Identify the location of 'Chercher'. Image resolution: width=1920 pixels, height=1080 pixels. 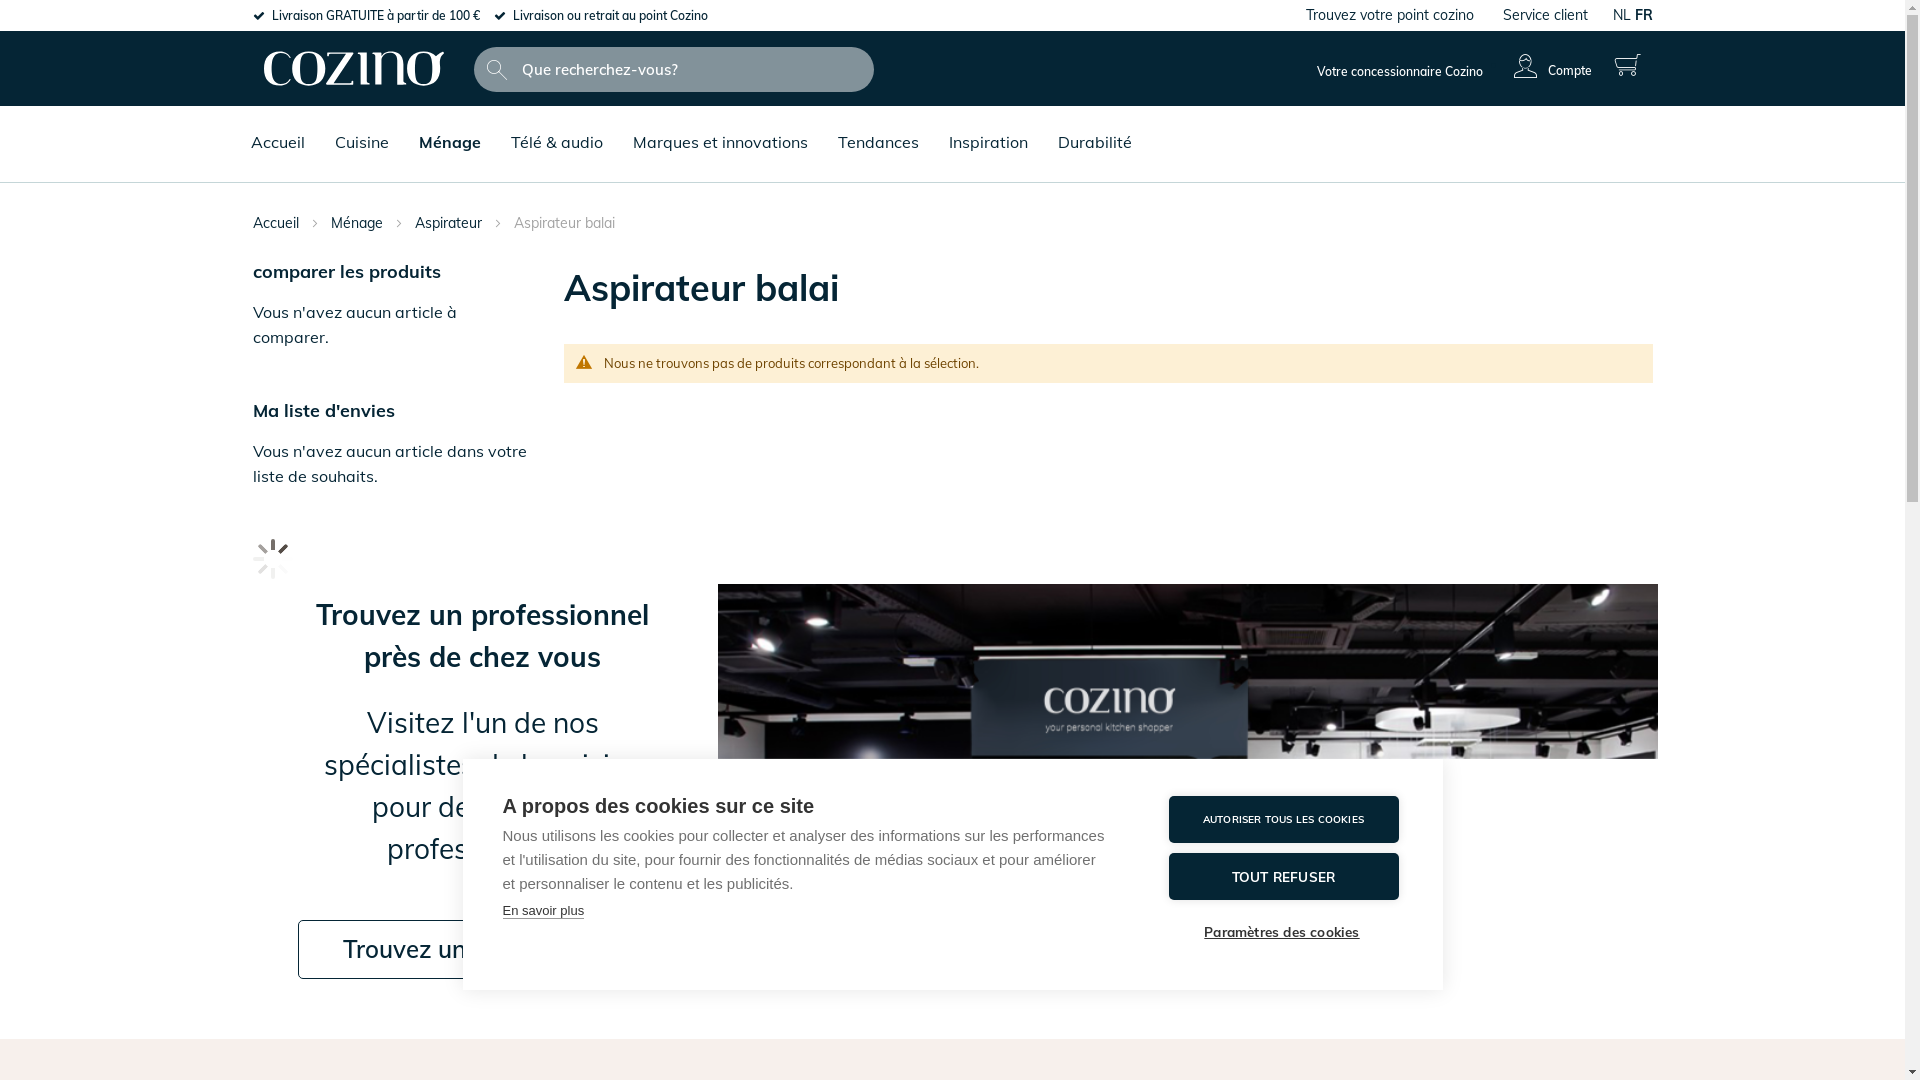
(478, 68).